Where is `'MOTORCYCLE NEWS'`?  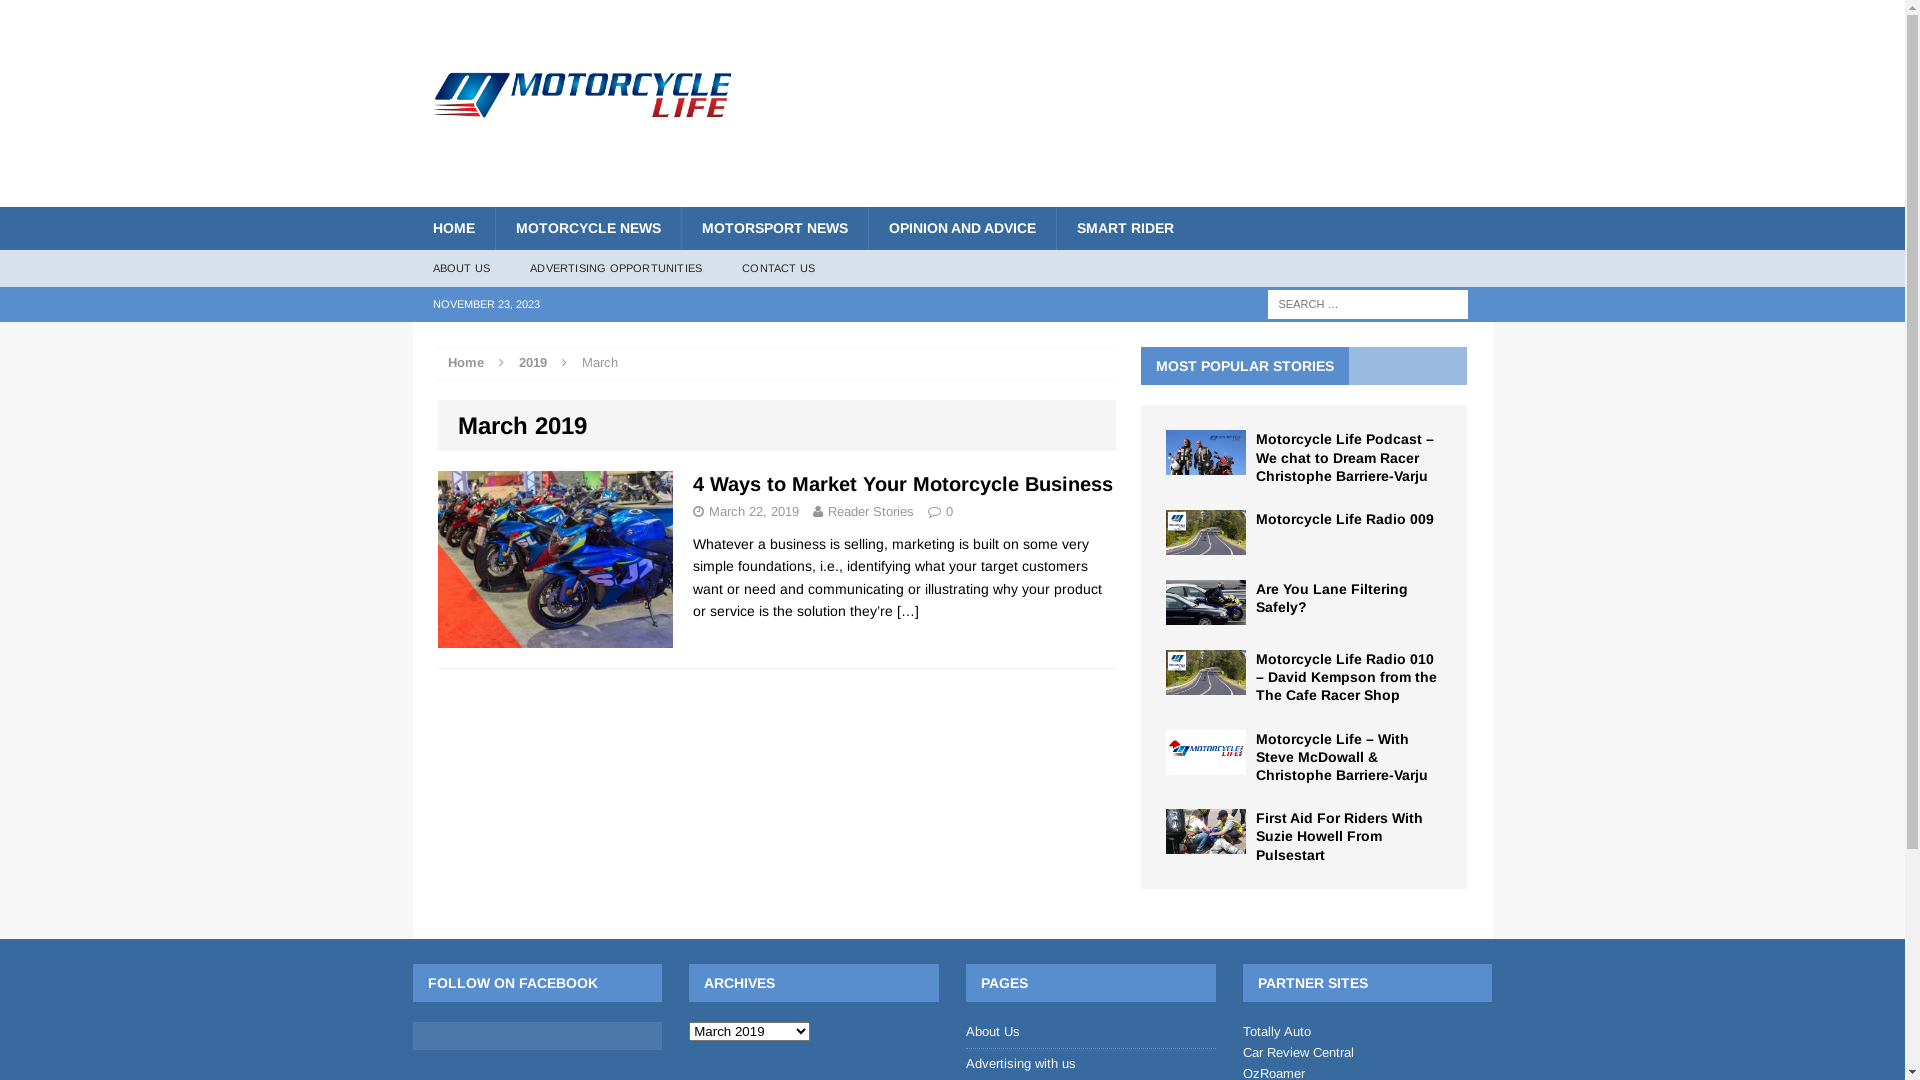
'MOTORCYCLE NEWS' is located at coordinates (585, 226).